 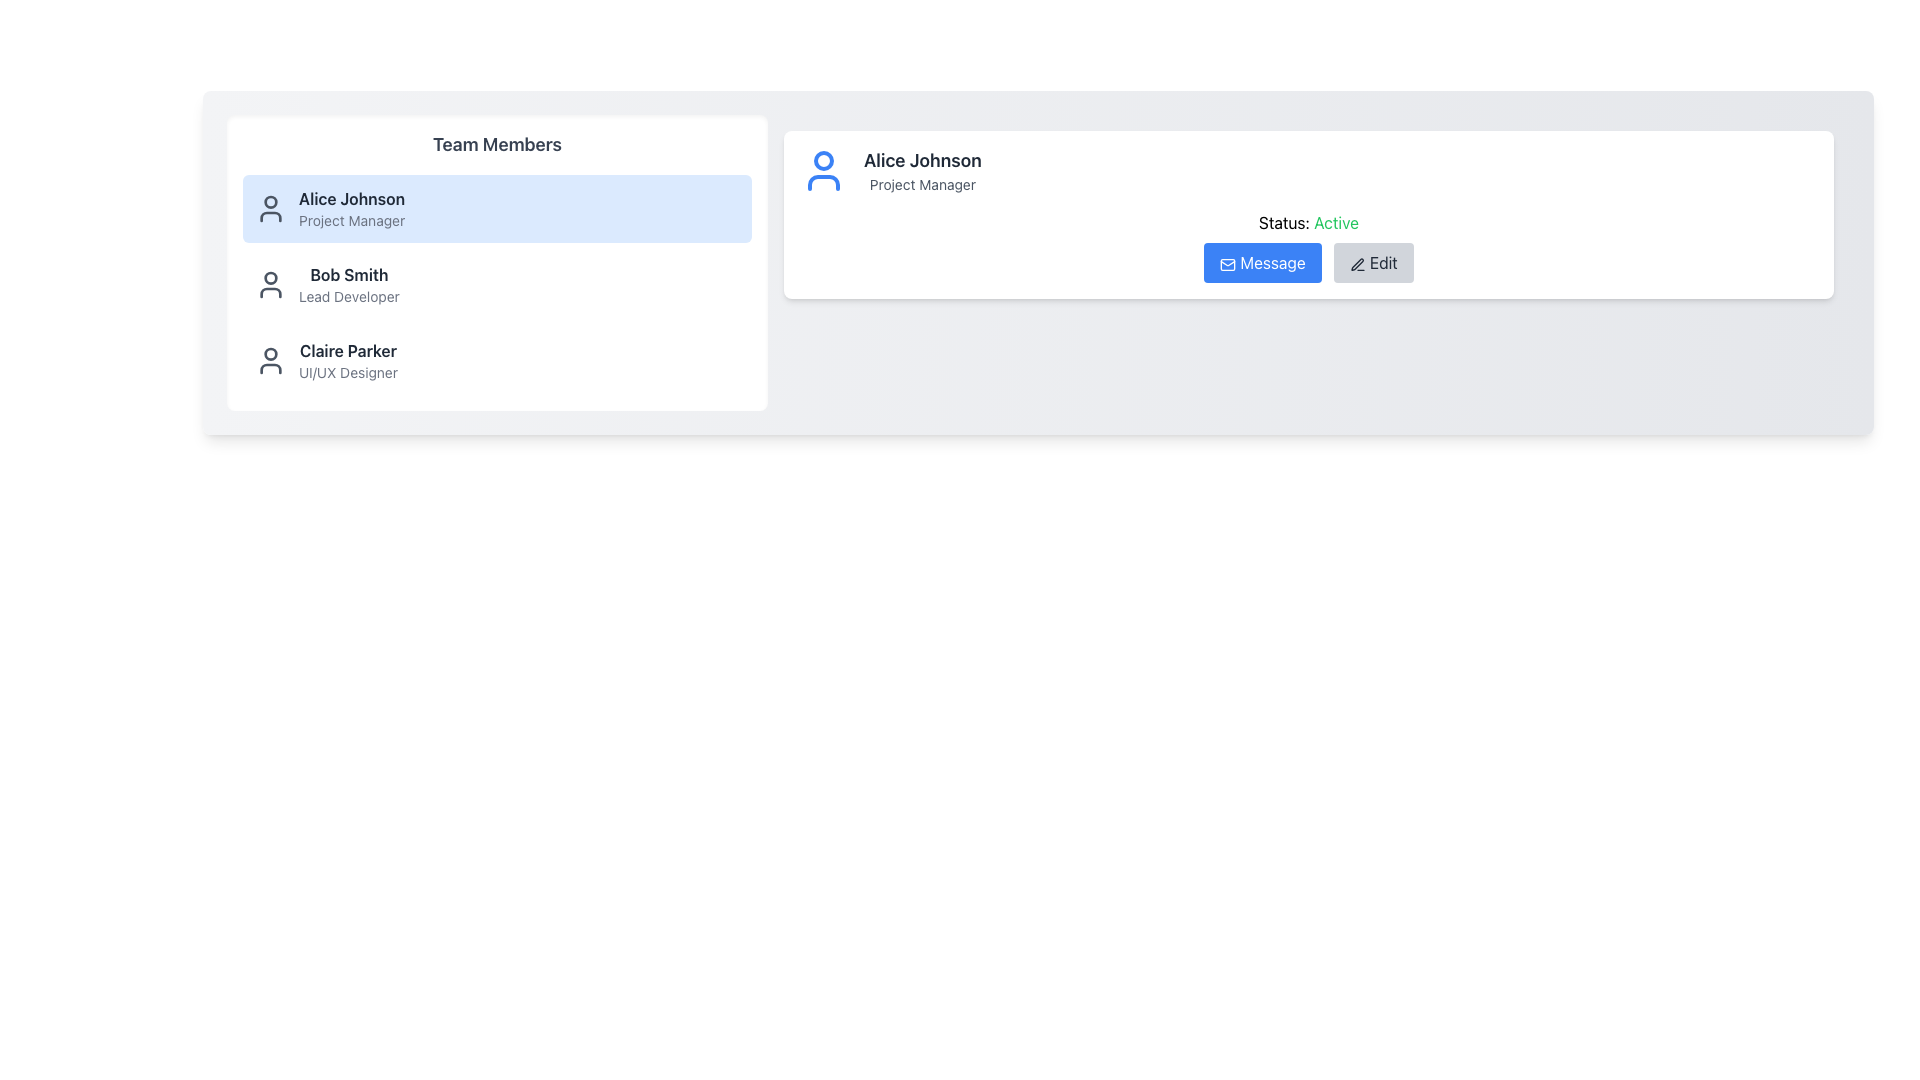 What do you see at coordinates (349, 297) in the screenshot?
I see `the text label element displaying 'Lead Developer', which is styled in gray and located below 'Bob Smith' in the team members list` at bounding box center [349, 297].